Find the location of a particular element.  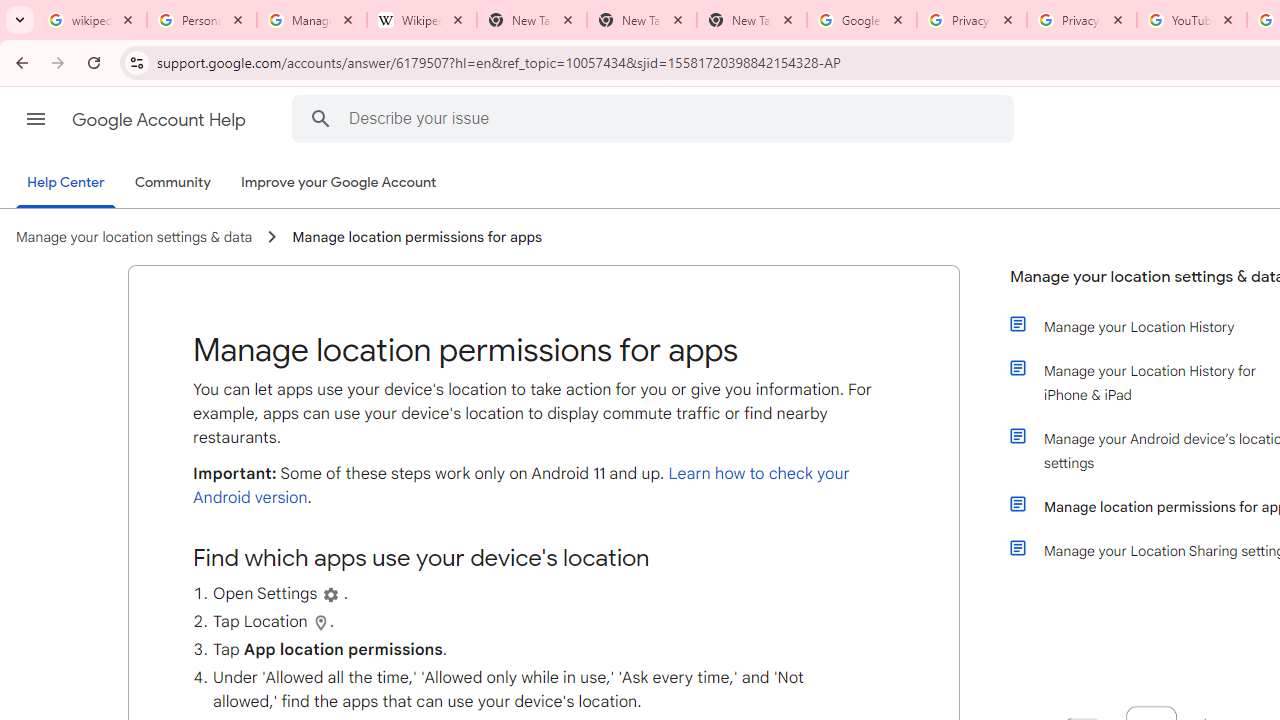

'Google Drive: Sign-in' is located at coordinates (861, 20).